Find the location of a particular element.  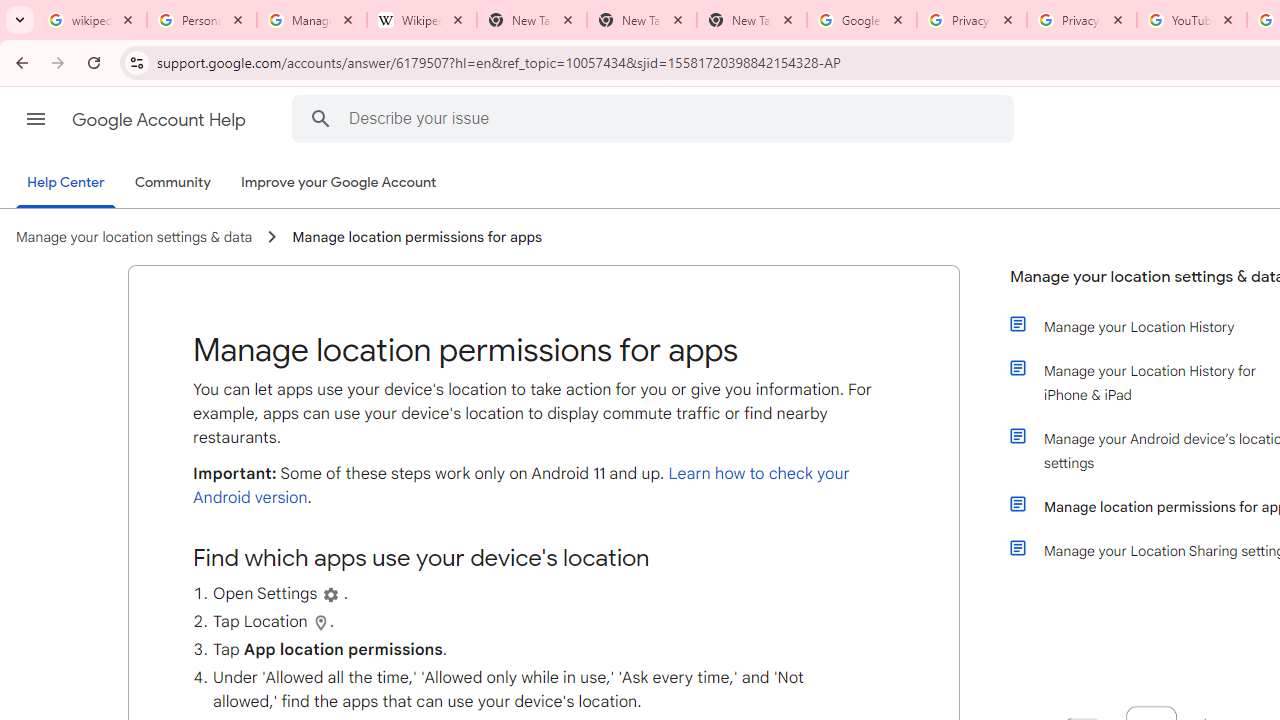

'Google Drive: Sign-in' is located at coordinates (861, 20).